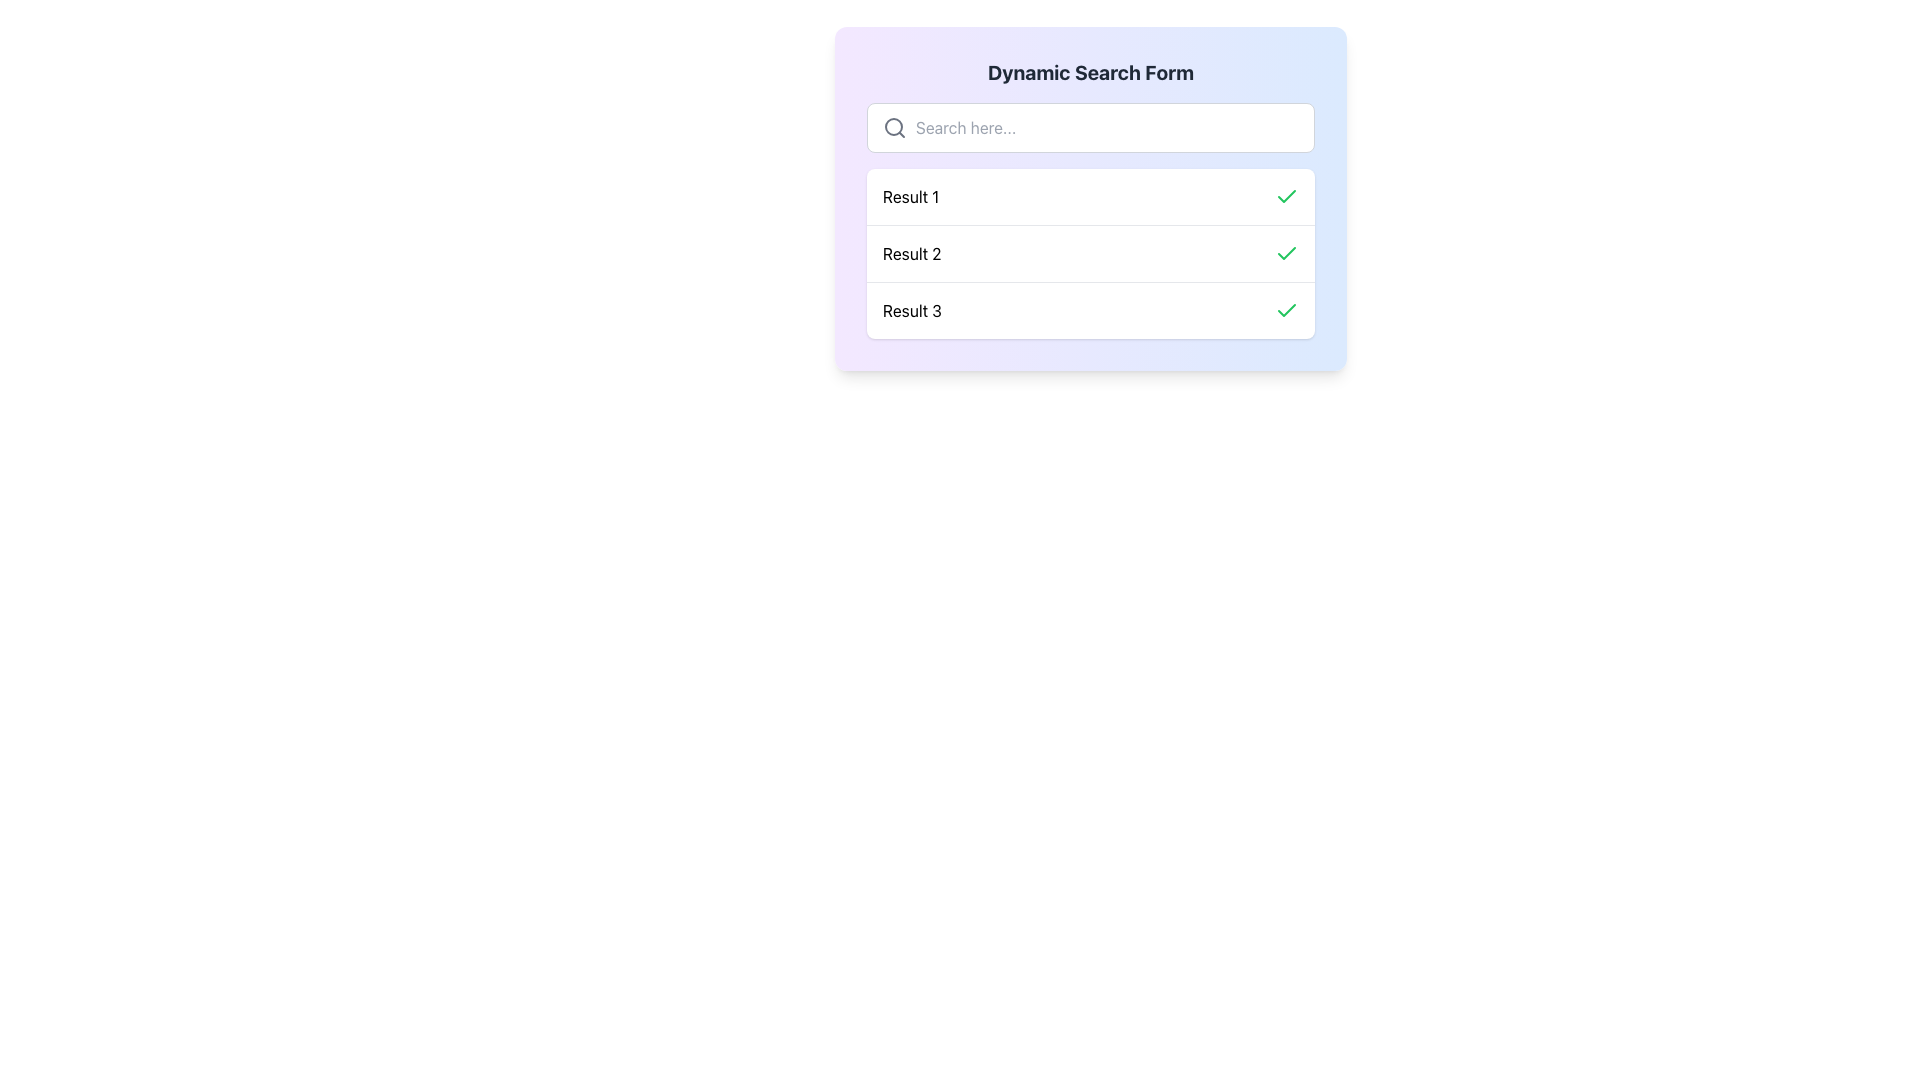 The width and height of the screenshot is (1920, 1080). I want to click on the green checkmark icon indicating success for 'Result 1' to confirm the selection, so click(1286, 196).